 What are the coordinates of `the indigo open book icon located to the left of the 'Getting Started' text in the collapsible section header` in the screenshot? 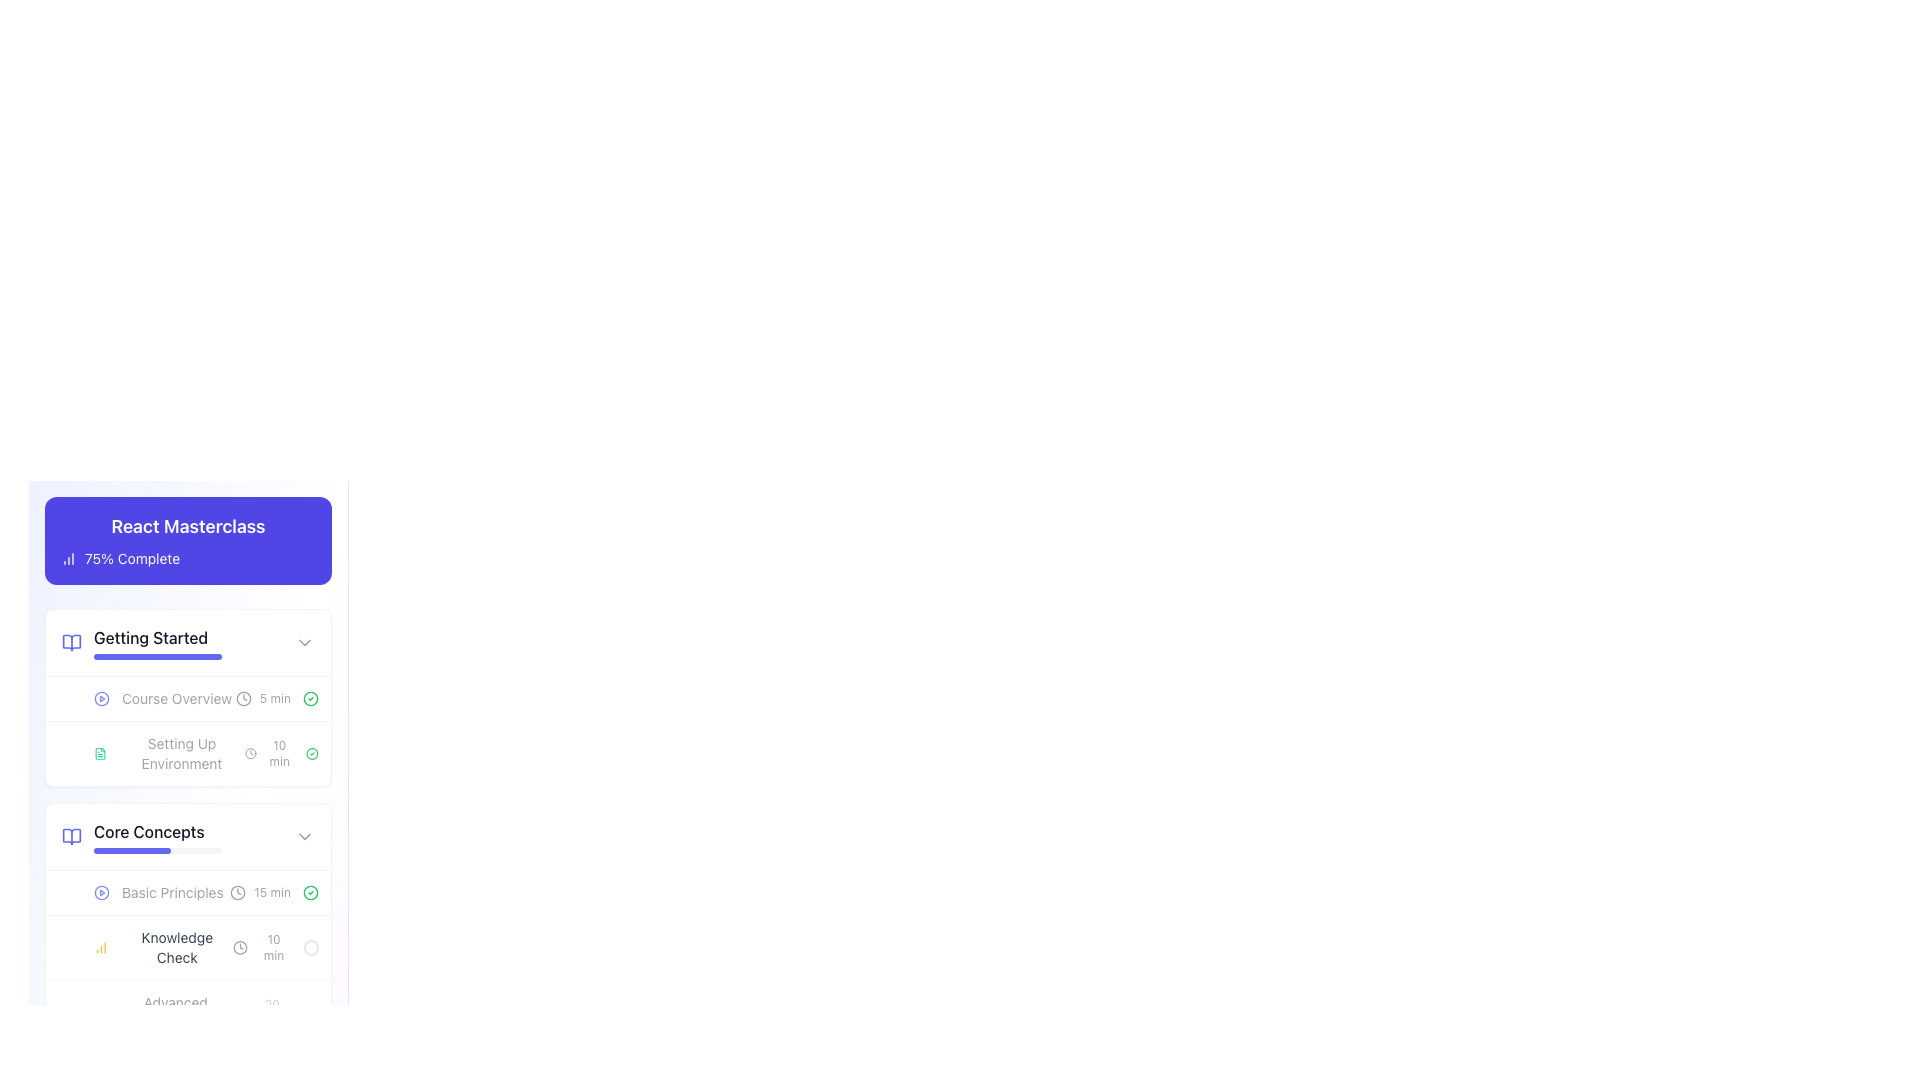 It's located at (72, 643).